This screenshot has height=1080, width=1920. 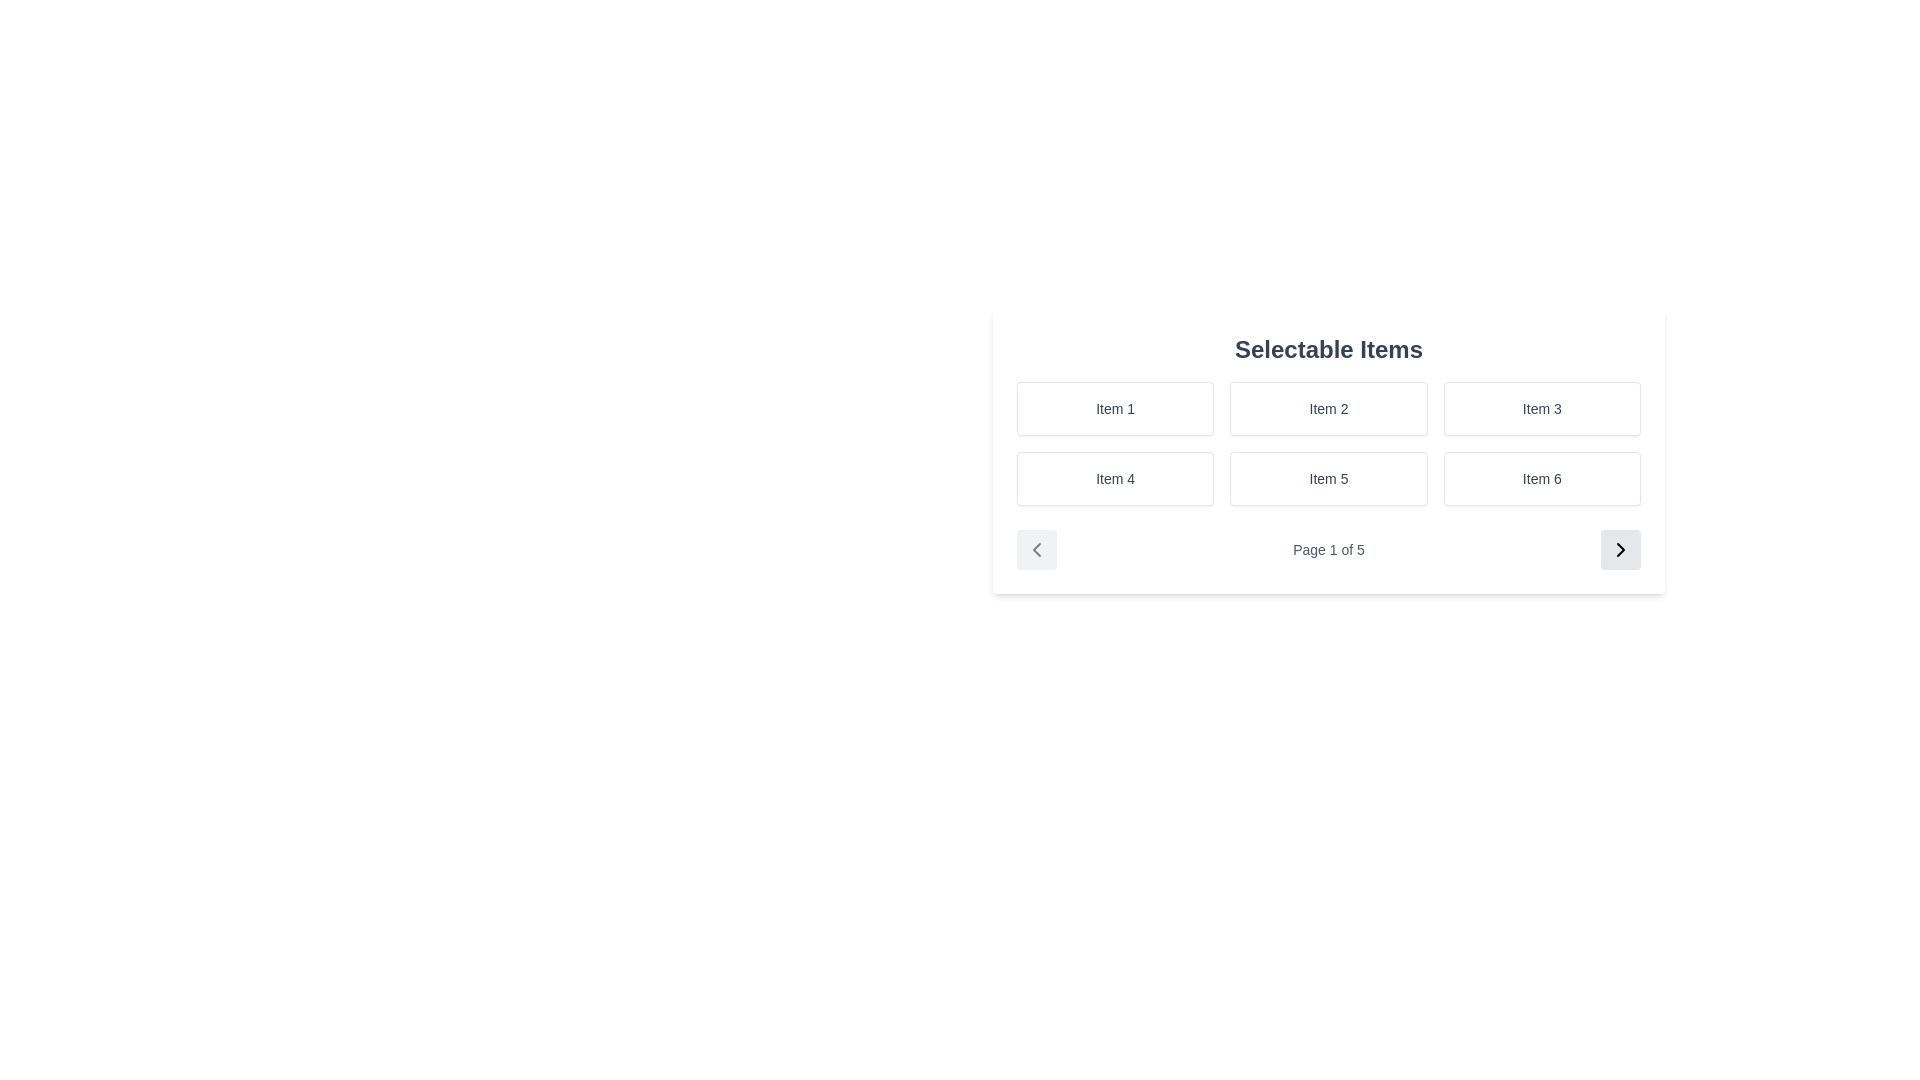 I want to click on the button labeled 'Item 4', which is a rectangular button with light gray borders and a white background, positioned in the second row, first column of the grid under 'Selectable Items', so click(x=1114, y=478).